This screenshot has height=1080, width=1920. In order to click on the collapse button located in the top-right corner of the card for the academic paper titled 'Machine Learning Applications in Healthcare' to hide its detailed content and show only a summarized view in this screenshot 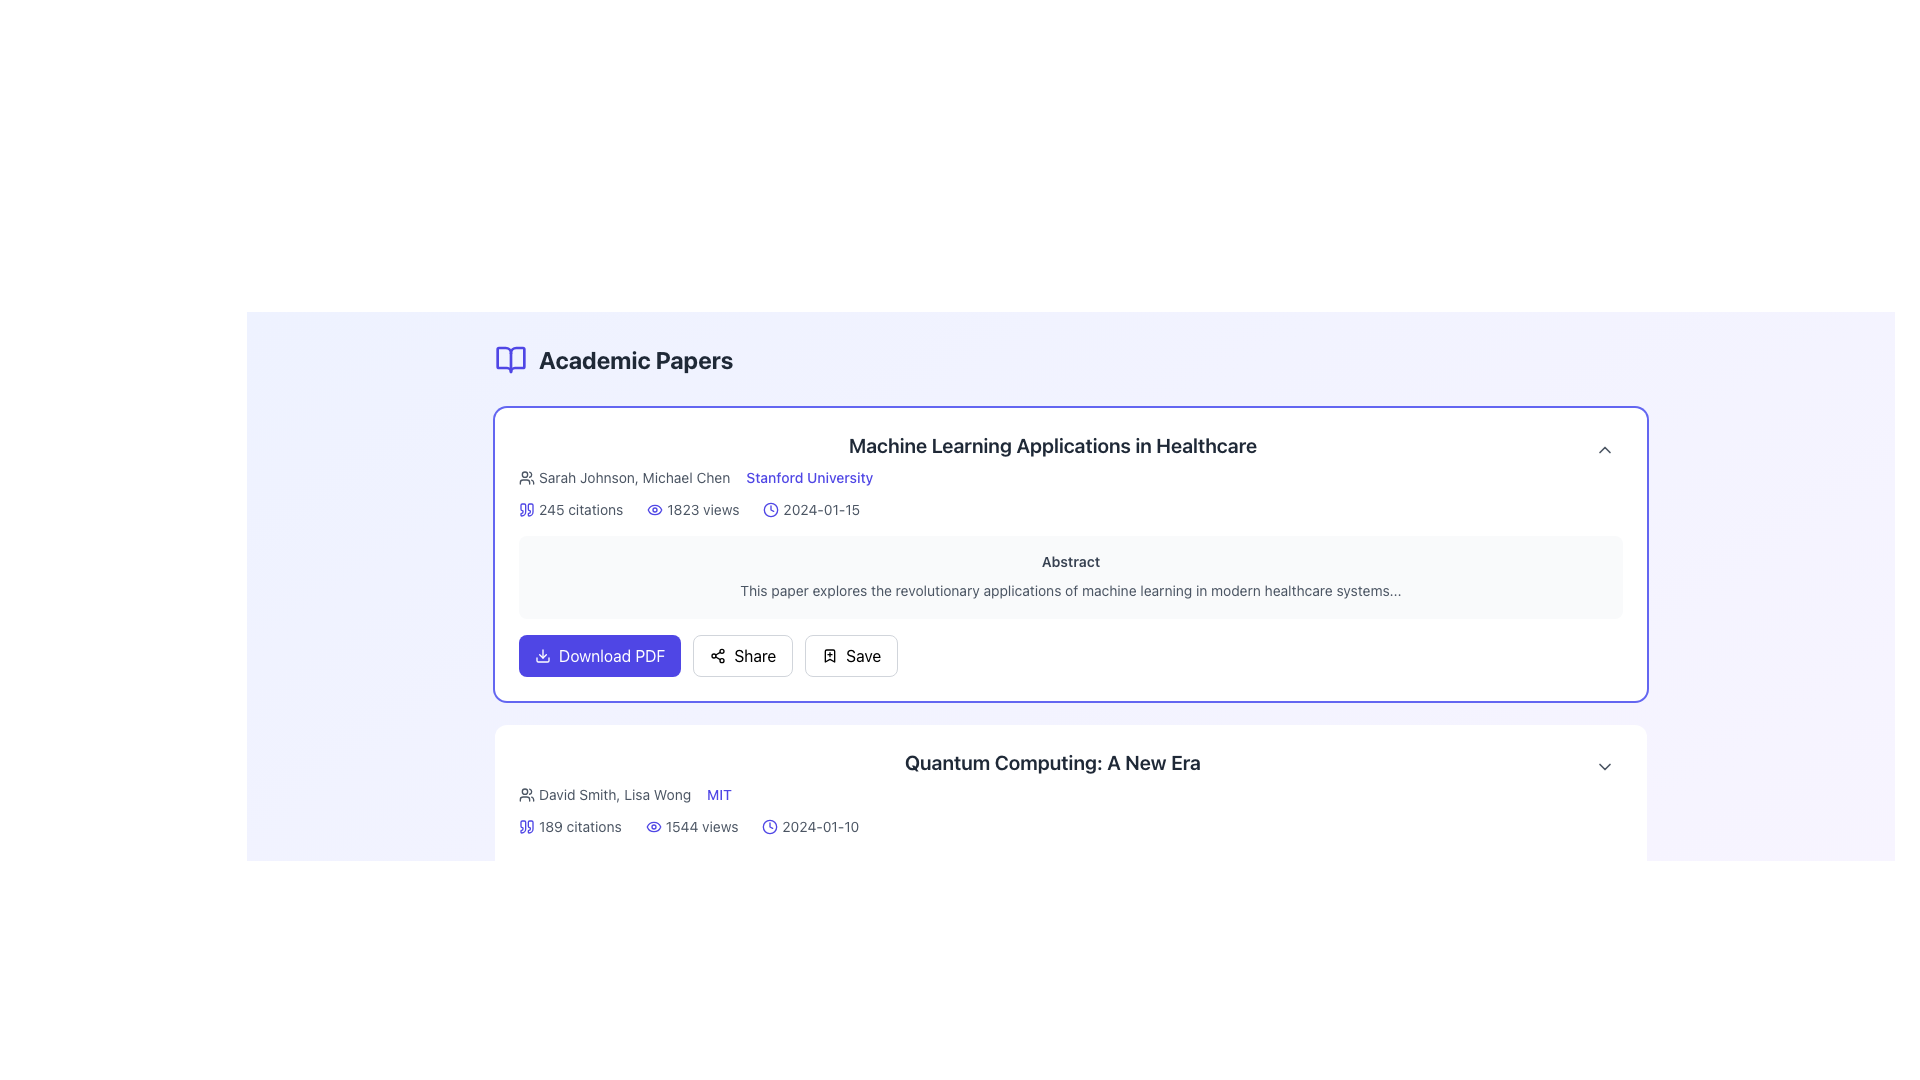, I will do `click(1604, 450)`.